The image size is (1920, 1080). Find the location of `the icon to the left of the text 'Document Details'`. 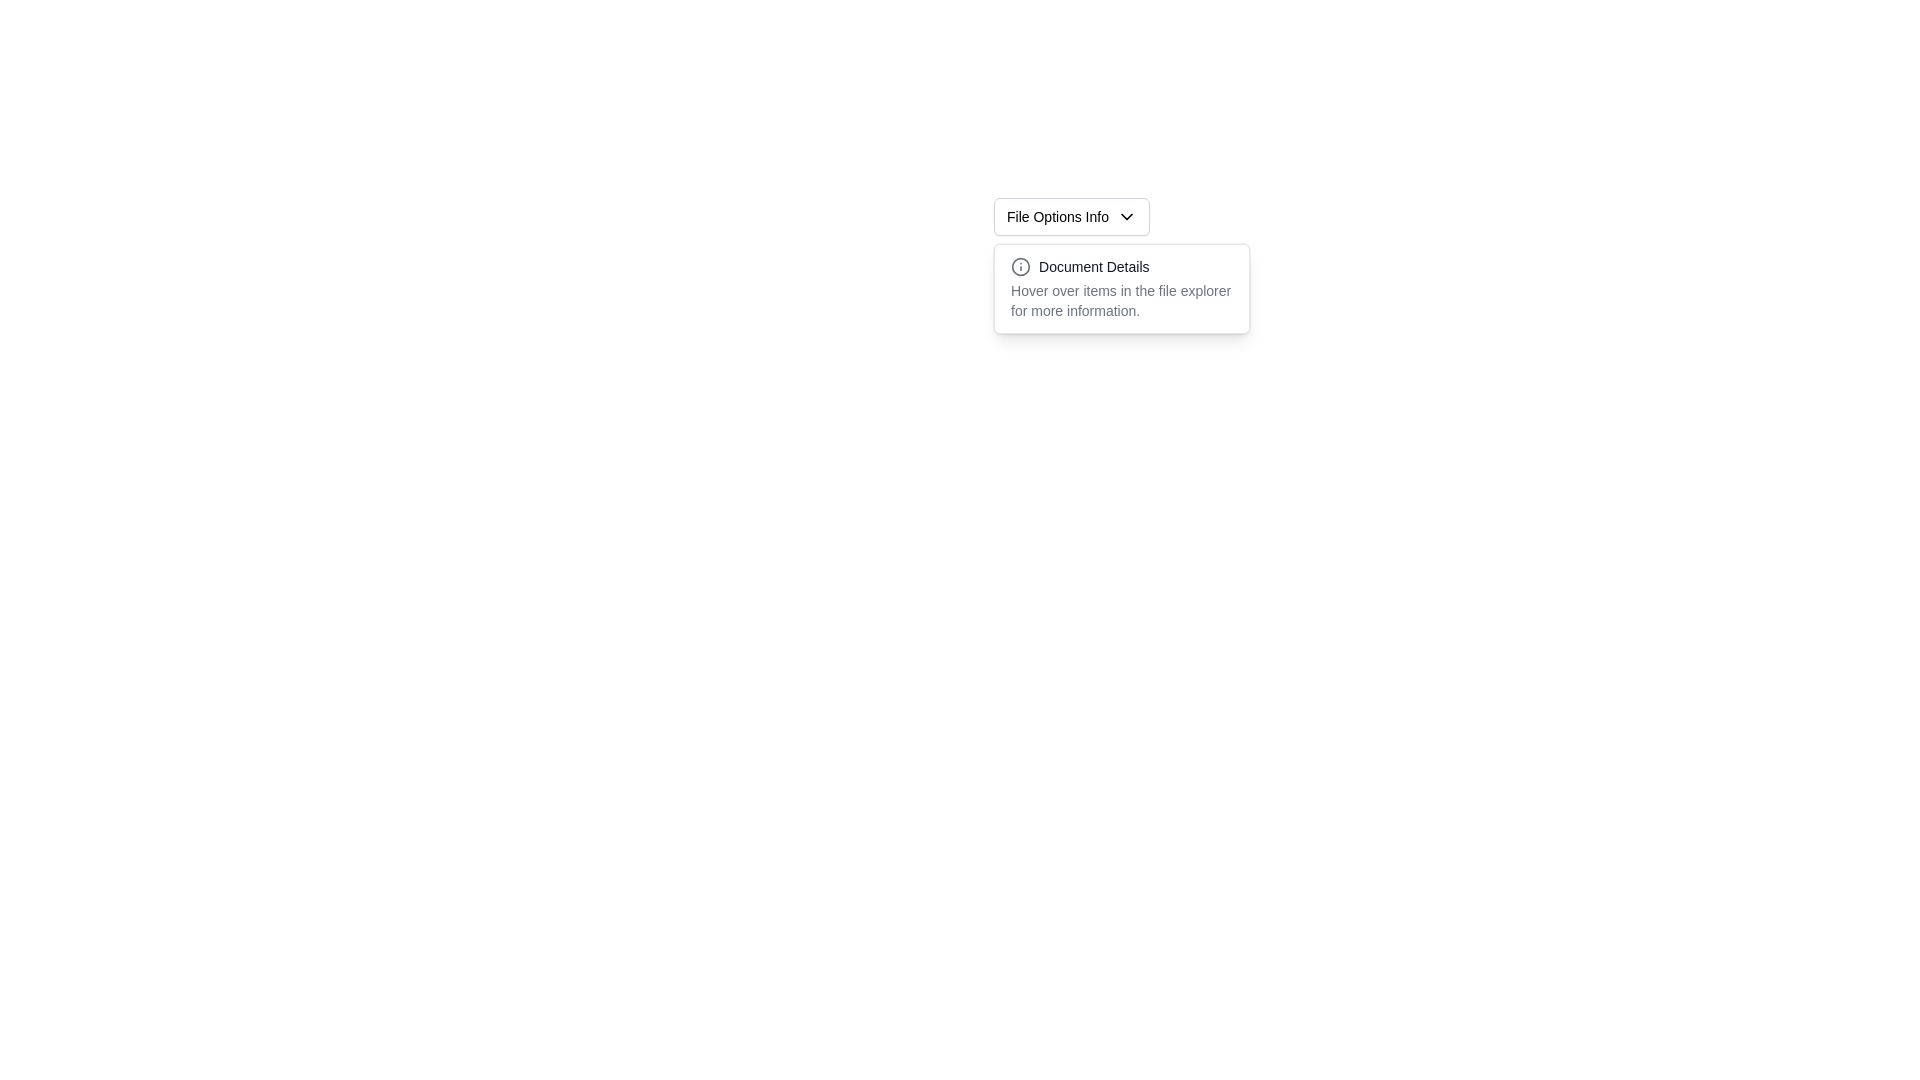

the icon to the left of the text 'Document Details' is located at coordinates (1021, 265).